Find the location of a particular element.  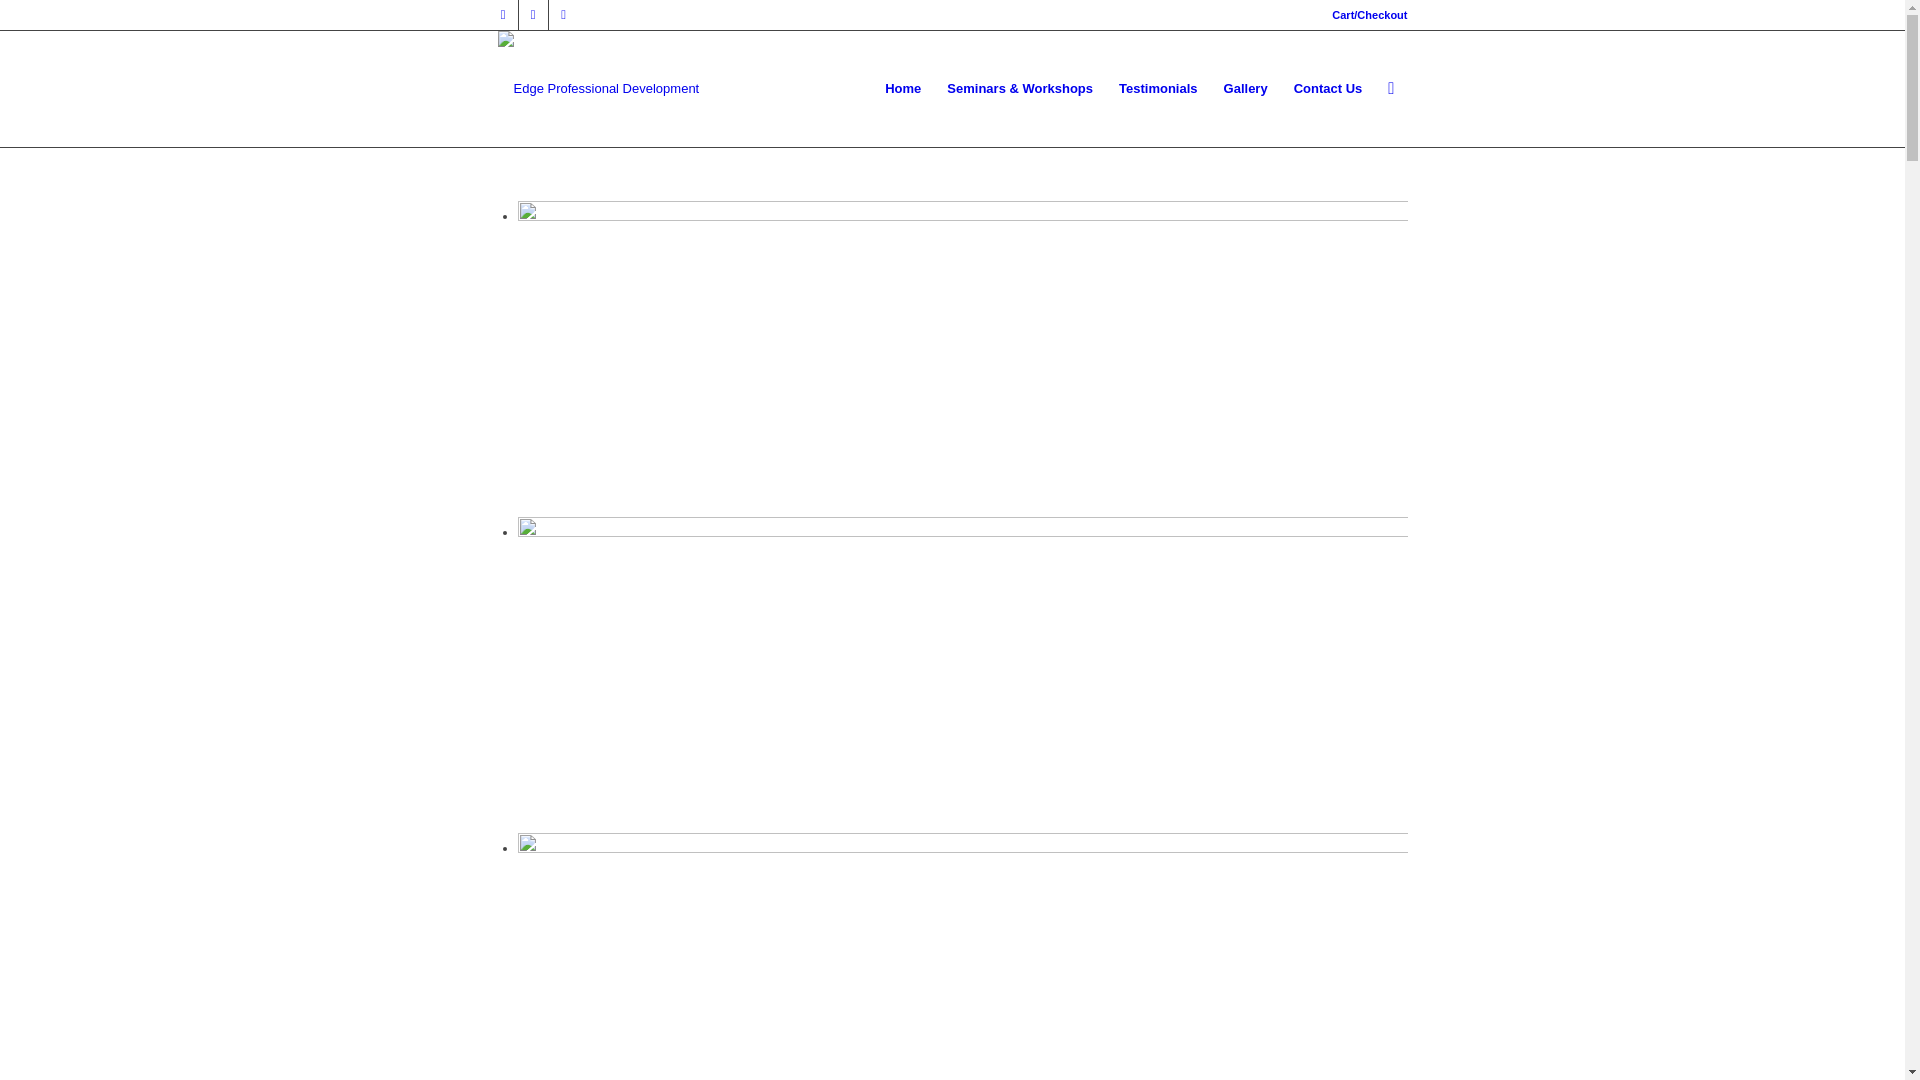

'Contact Us' is located at coordinates (1328, 87).